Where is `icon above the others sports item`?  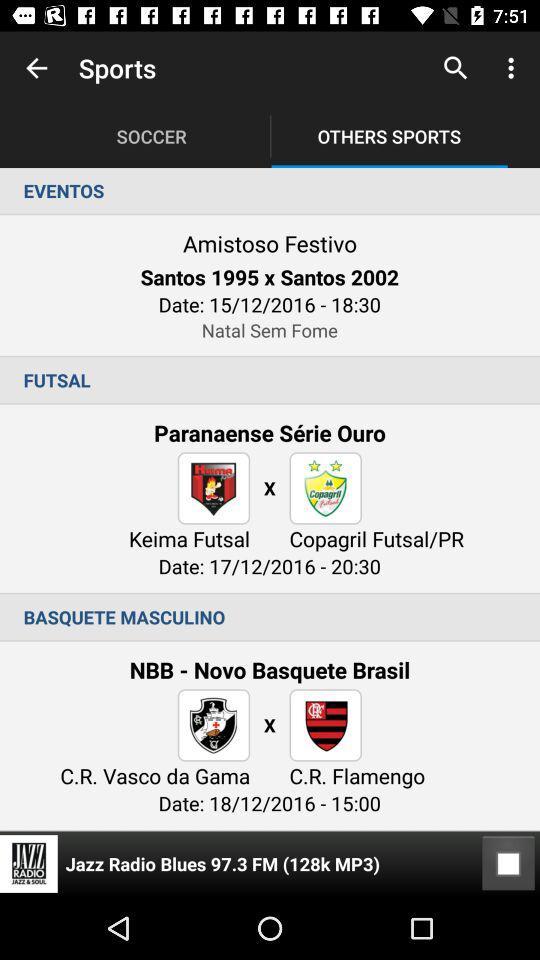 icon above the others sports item is located at coordinates (455, 68).